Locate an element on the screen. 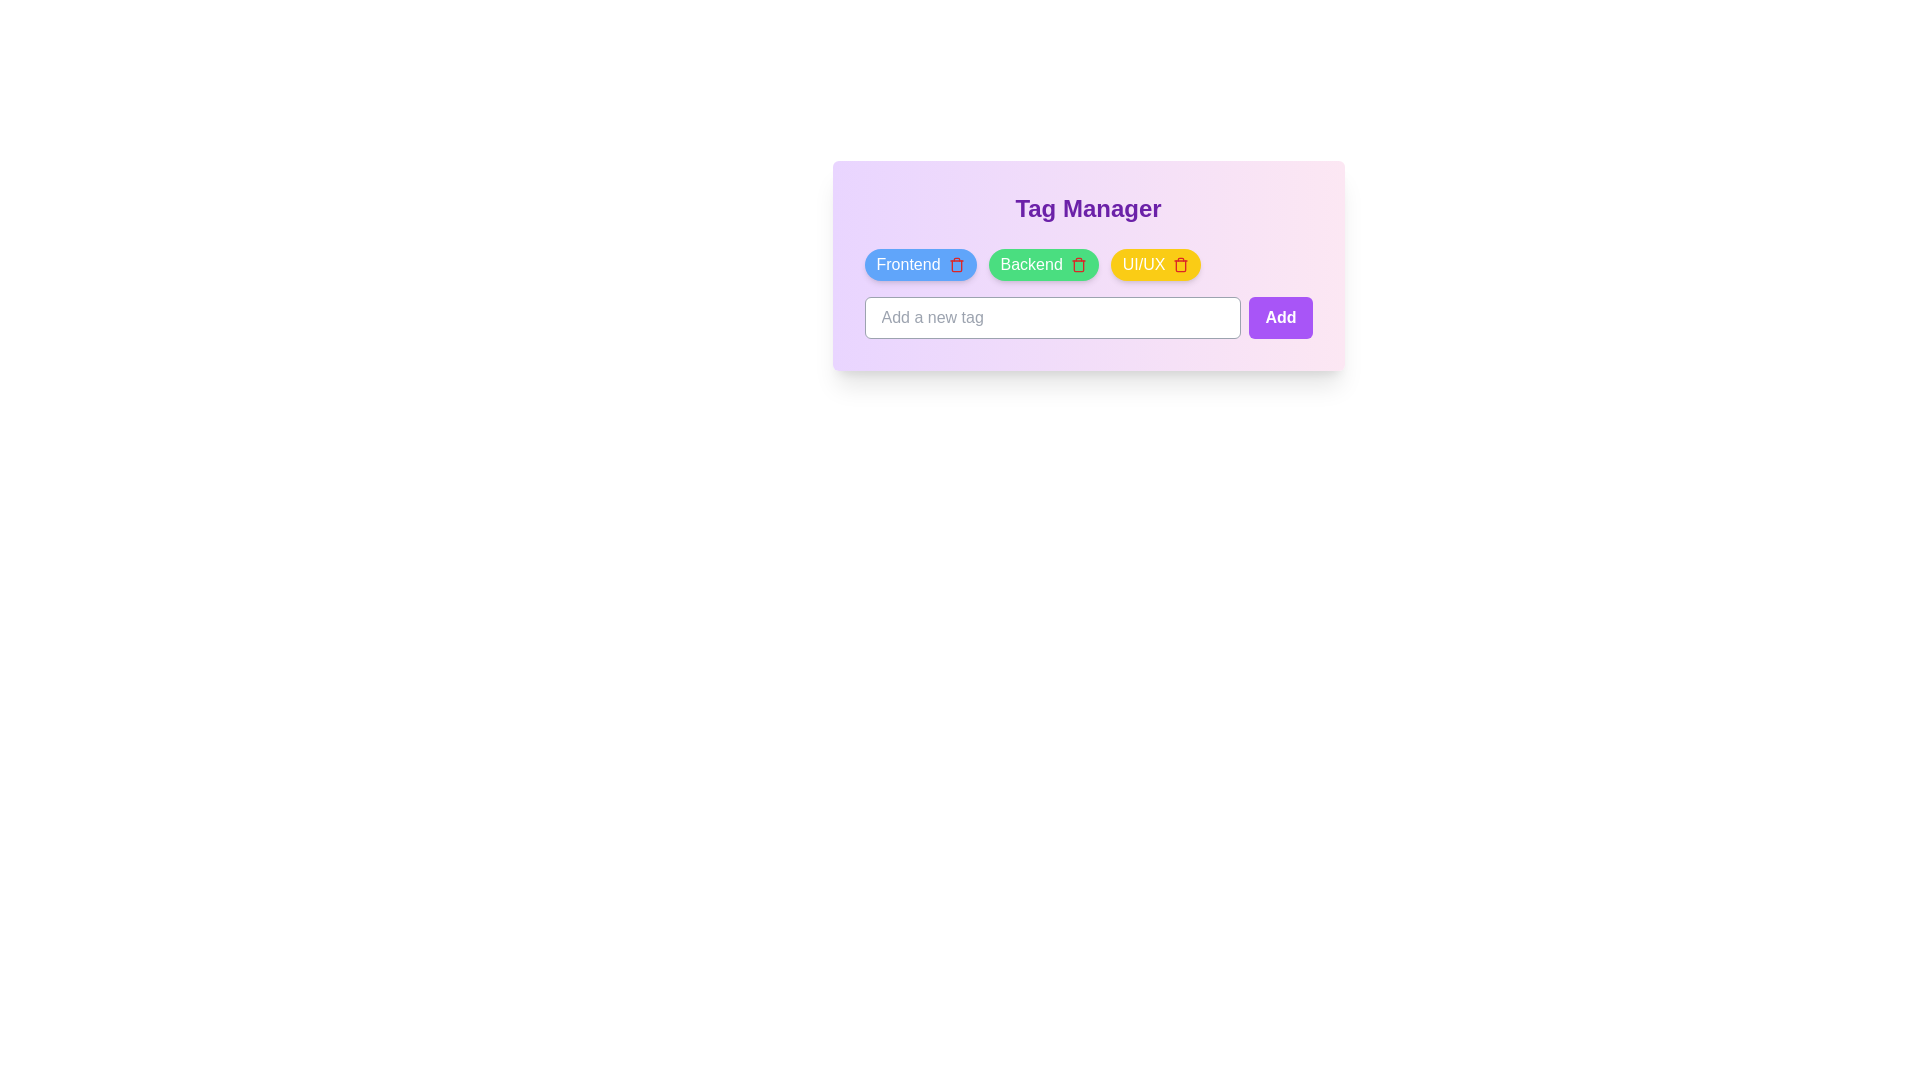 The height and width of the screenshot is (1080, 1920). the tag list area to visually inspect the tags is located at coordinates (1087, 265).